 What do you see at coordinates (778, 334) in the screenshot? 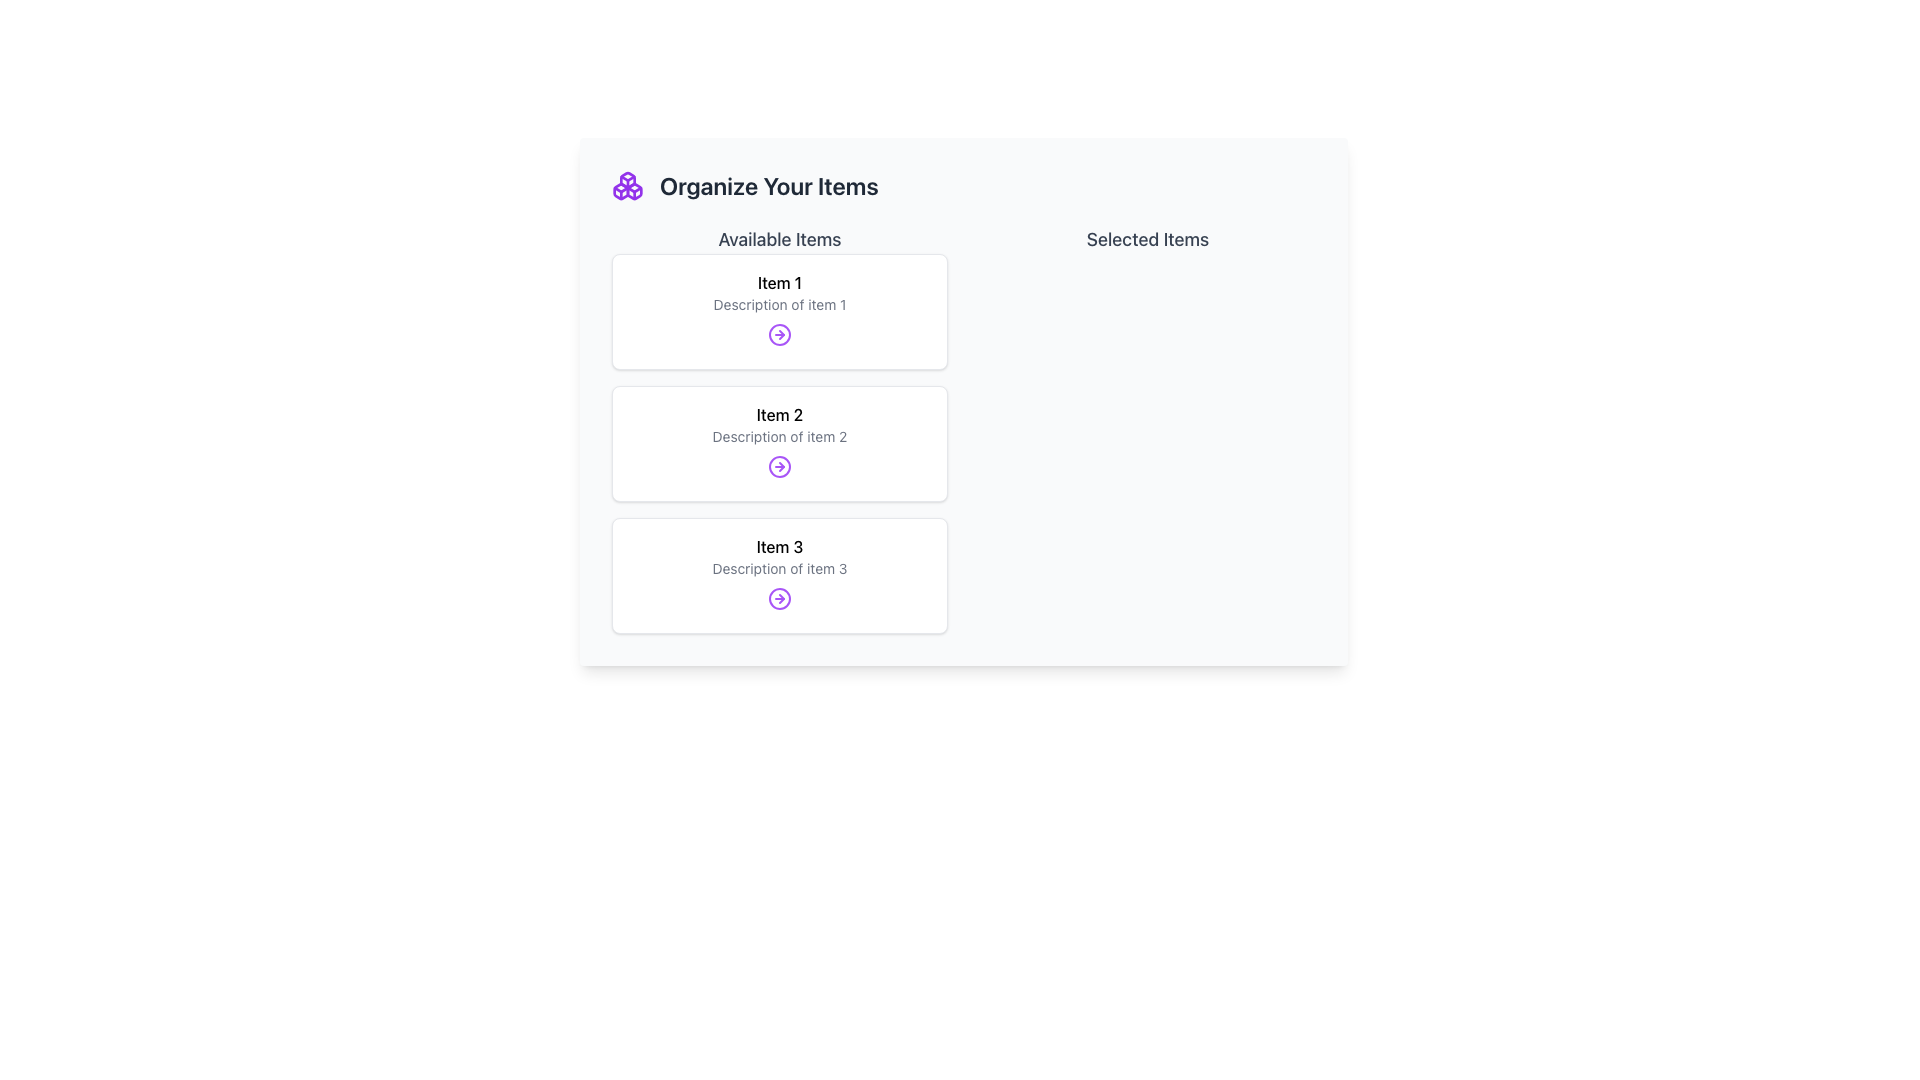
I see `the circular outline surrounding the right-pointing arrow in the button associated with 'Item 1' in the 'Available Items' section` at bounding box center [778, 334].